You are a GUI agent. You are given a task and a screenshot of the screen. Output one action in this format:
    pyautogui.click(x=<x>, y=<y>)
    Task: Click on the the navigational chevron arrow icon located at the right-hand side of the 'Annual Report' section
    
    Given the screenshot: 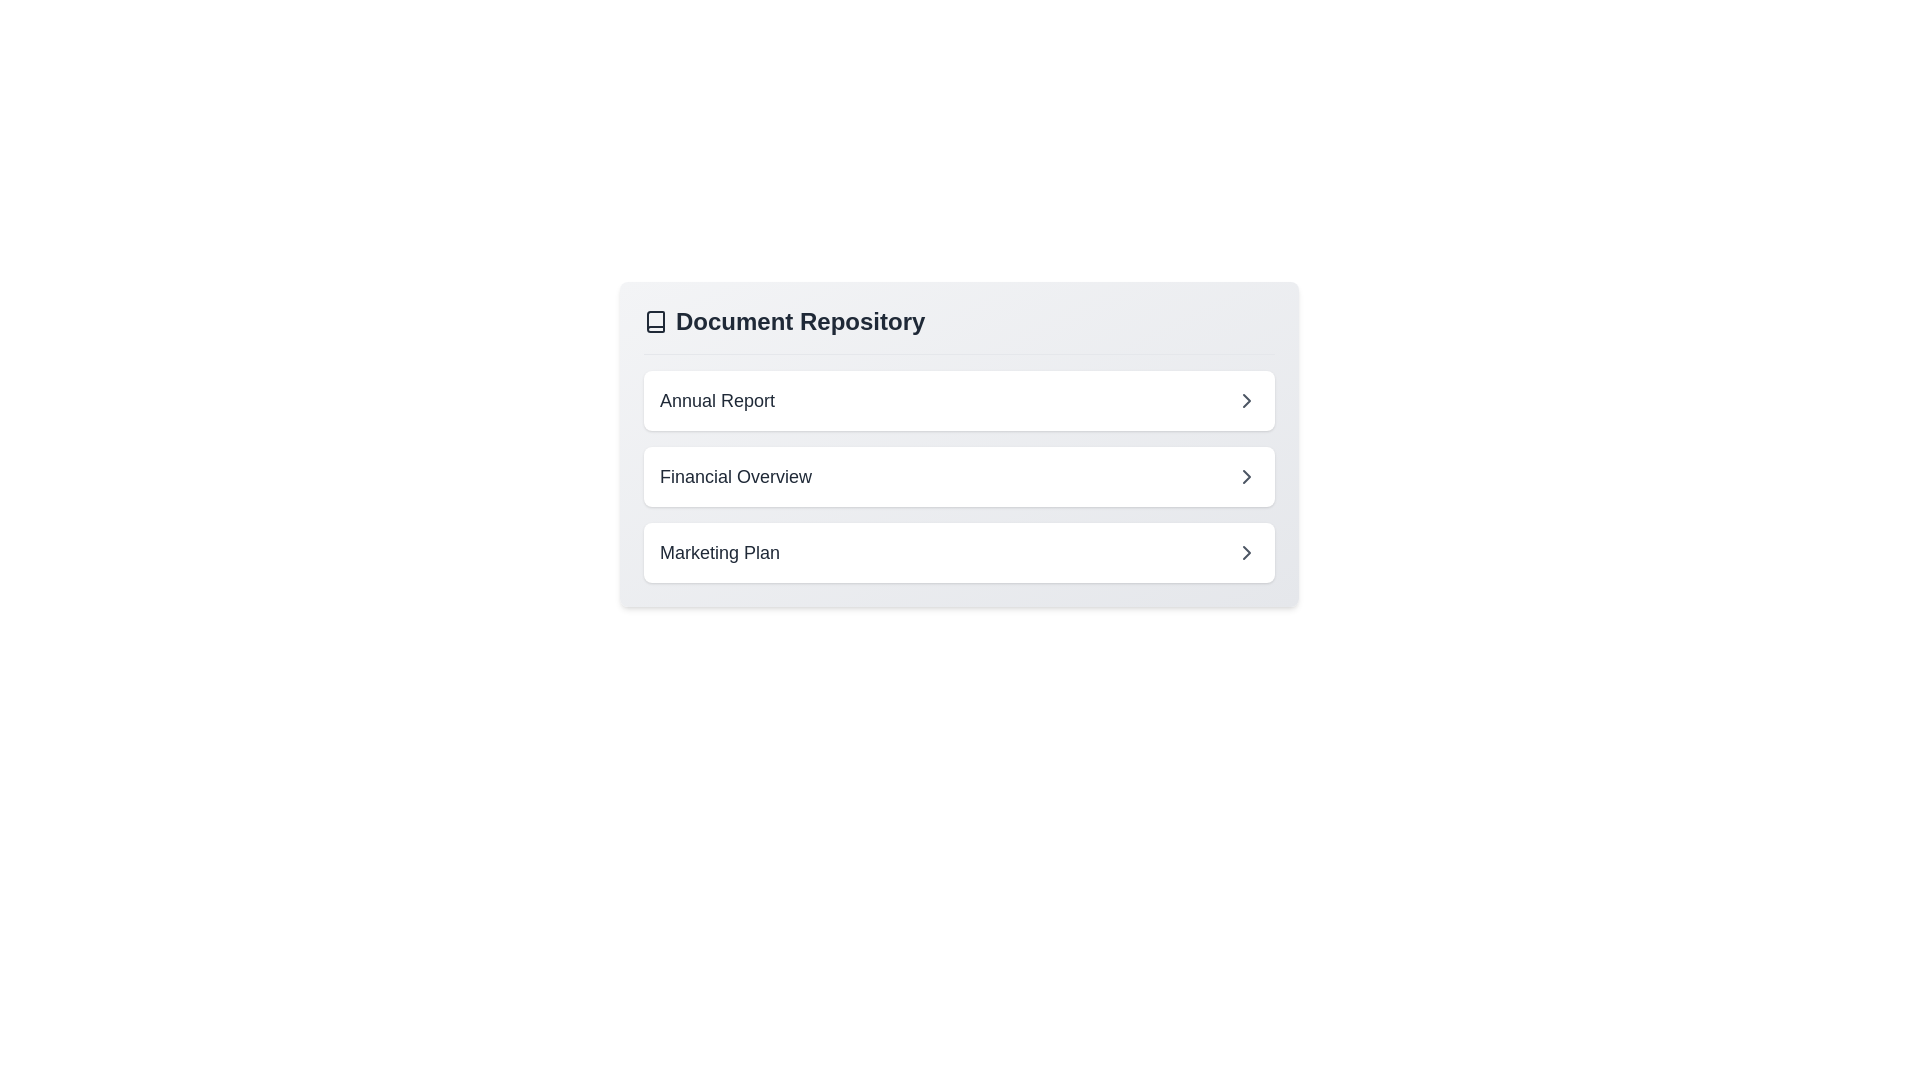 What is the action you would take?
    pyautogui.click(x=1246, y=401)
    